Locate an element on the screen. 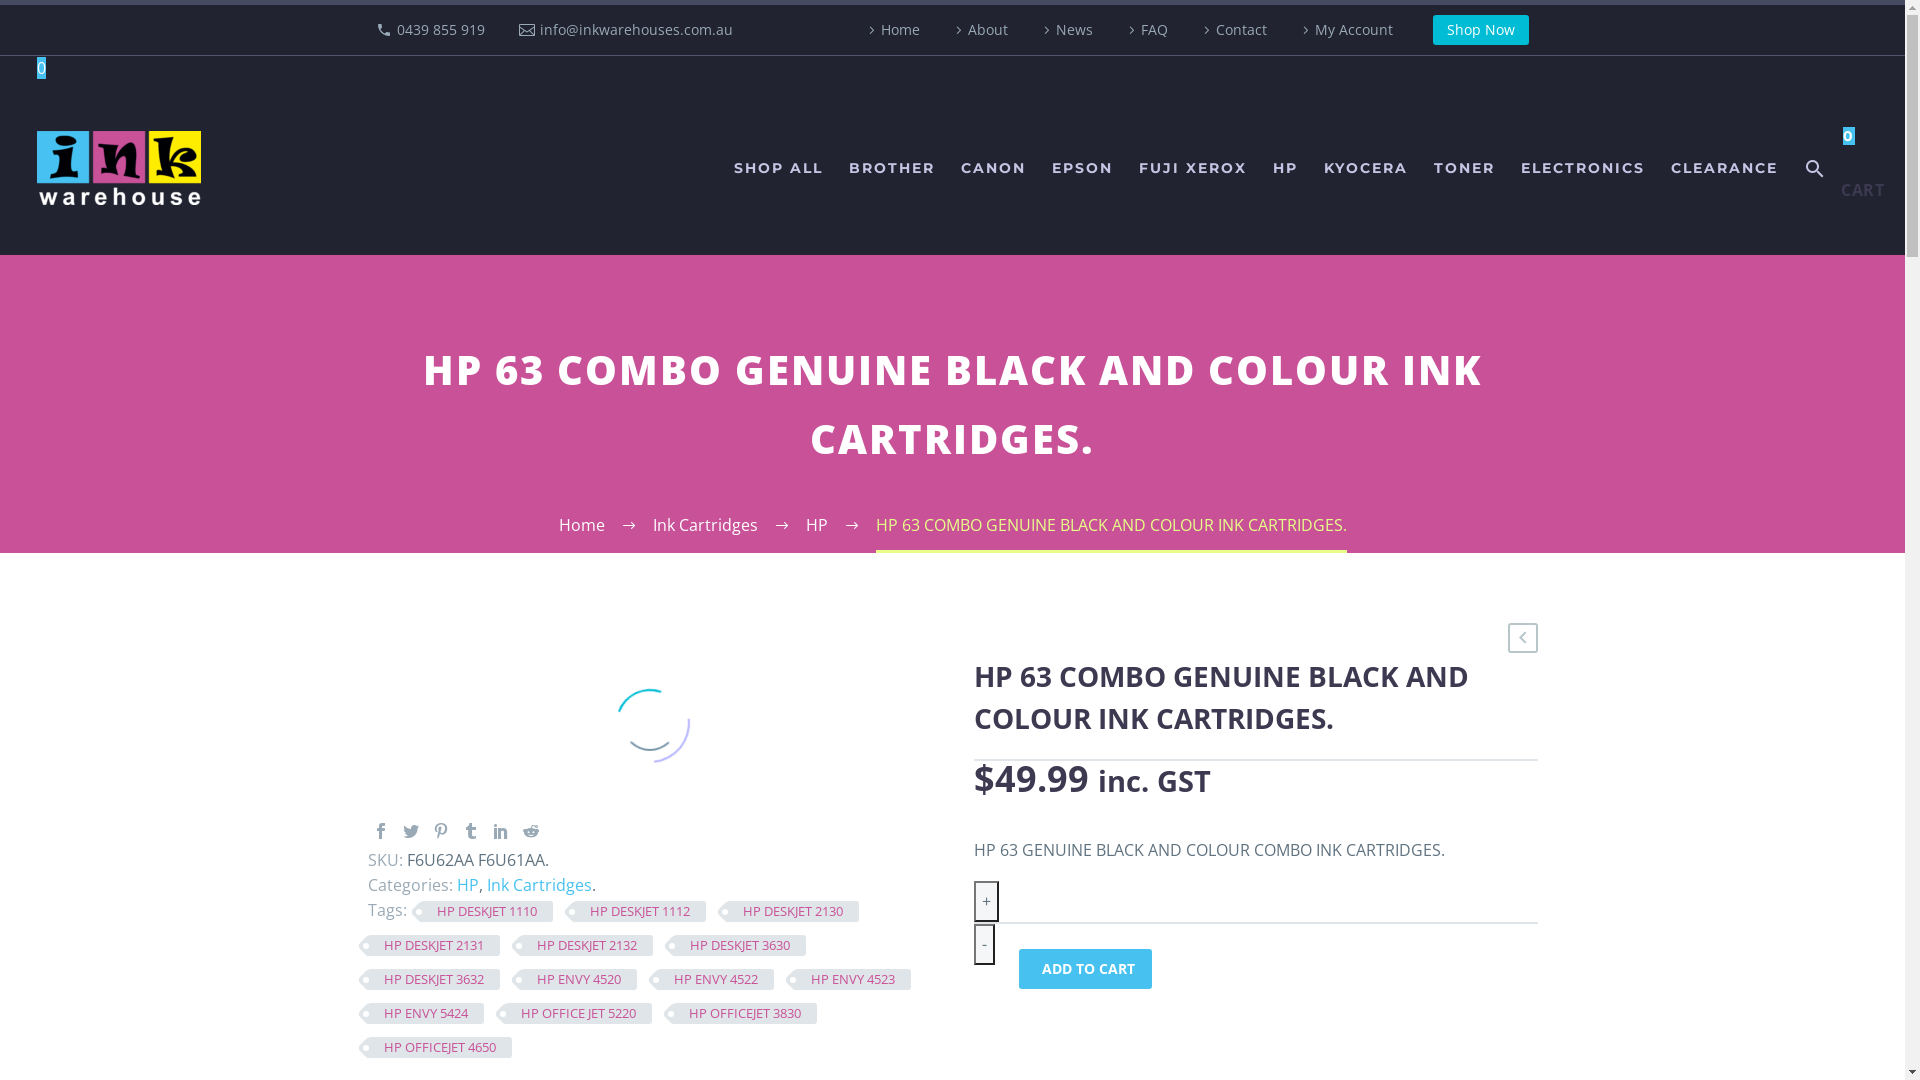 The height and width of the screenshot is (1080, 1920). 'About' is located at coordinates (979, 30).